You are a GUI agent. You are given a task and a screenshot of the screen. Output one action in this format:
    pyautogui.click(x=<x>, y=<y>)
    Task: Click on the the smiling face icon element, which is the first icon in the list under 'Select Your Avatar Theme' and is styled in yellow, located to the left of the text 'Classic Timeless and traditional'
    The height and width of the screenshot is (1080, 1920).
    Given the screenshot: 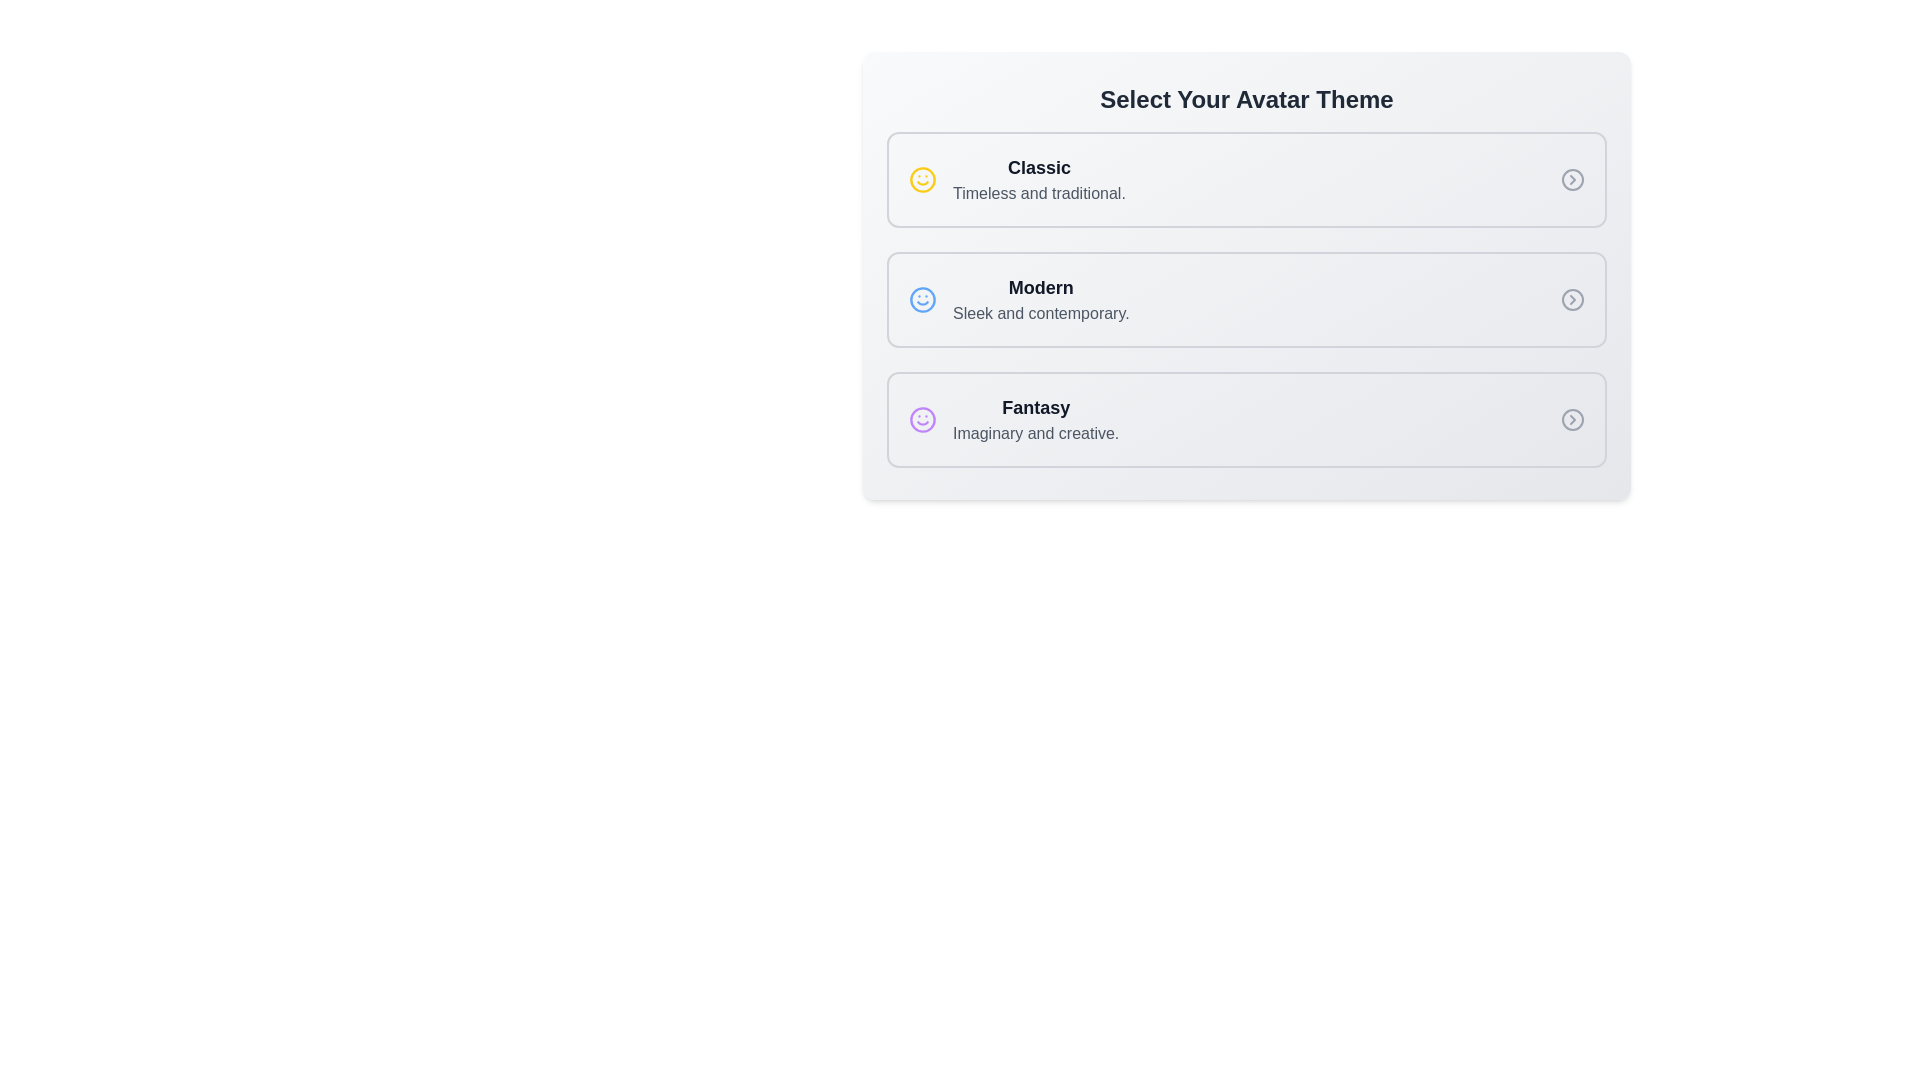 What is the action you would take?
    pyautogui.click(x=921, y=180)
    